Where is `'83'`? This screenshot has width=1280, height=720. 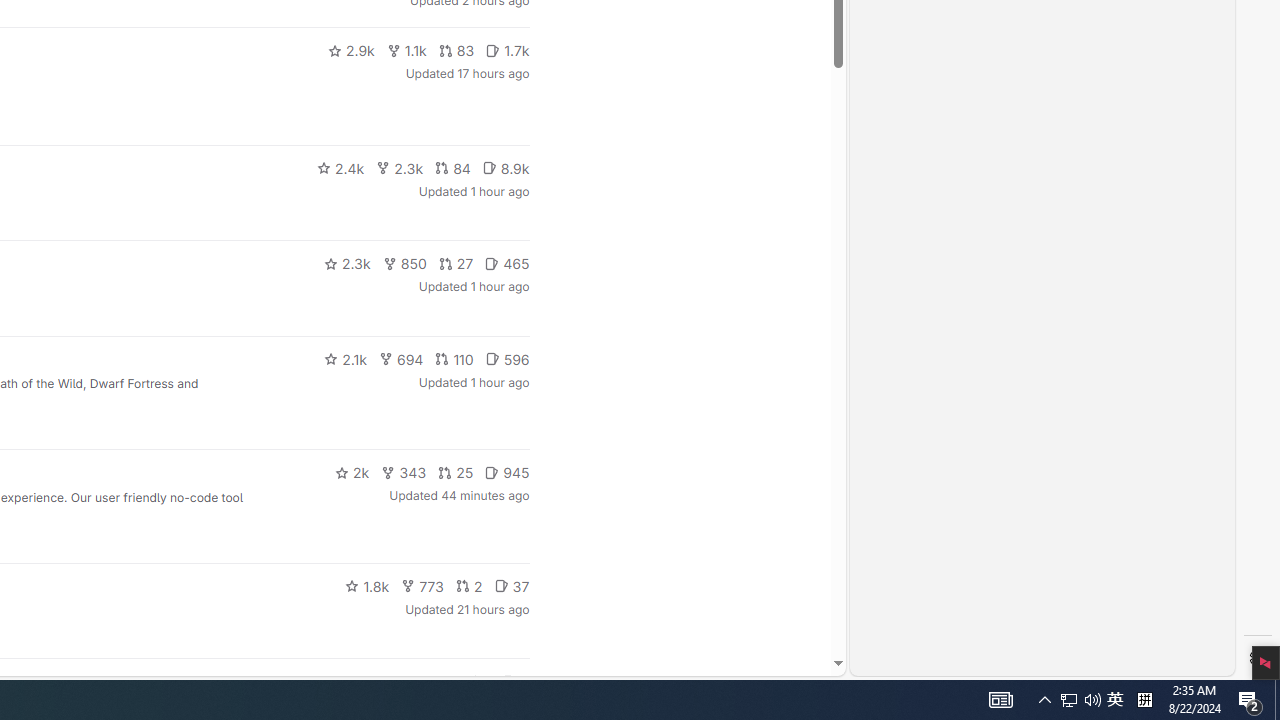 '83' is located at coordinates (455, 50).